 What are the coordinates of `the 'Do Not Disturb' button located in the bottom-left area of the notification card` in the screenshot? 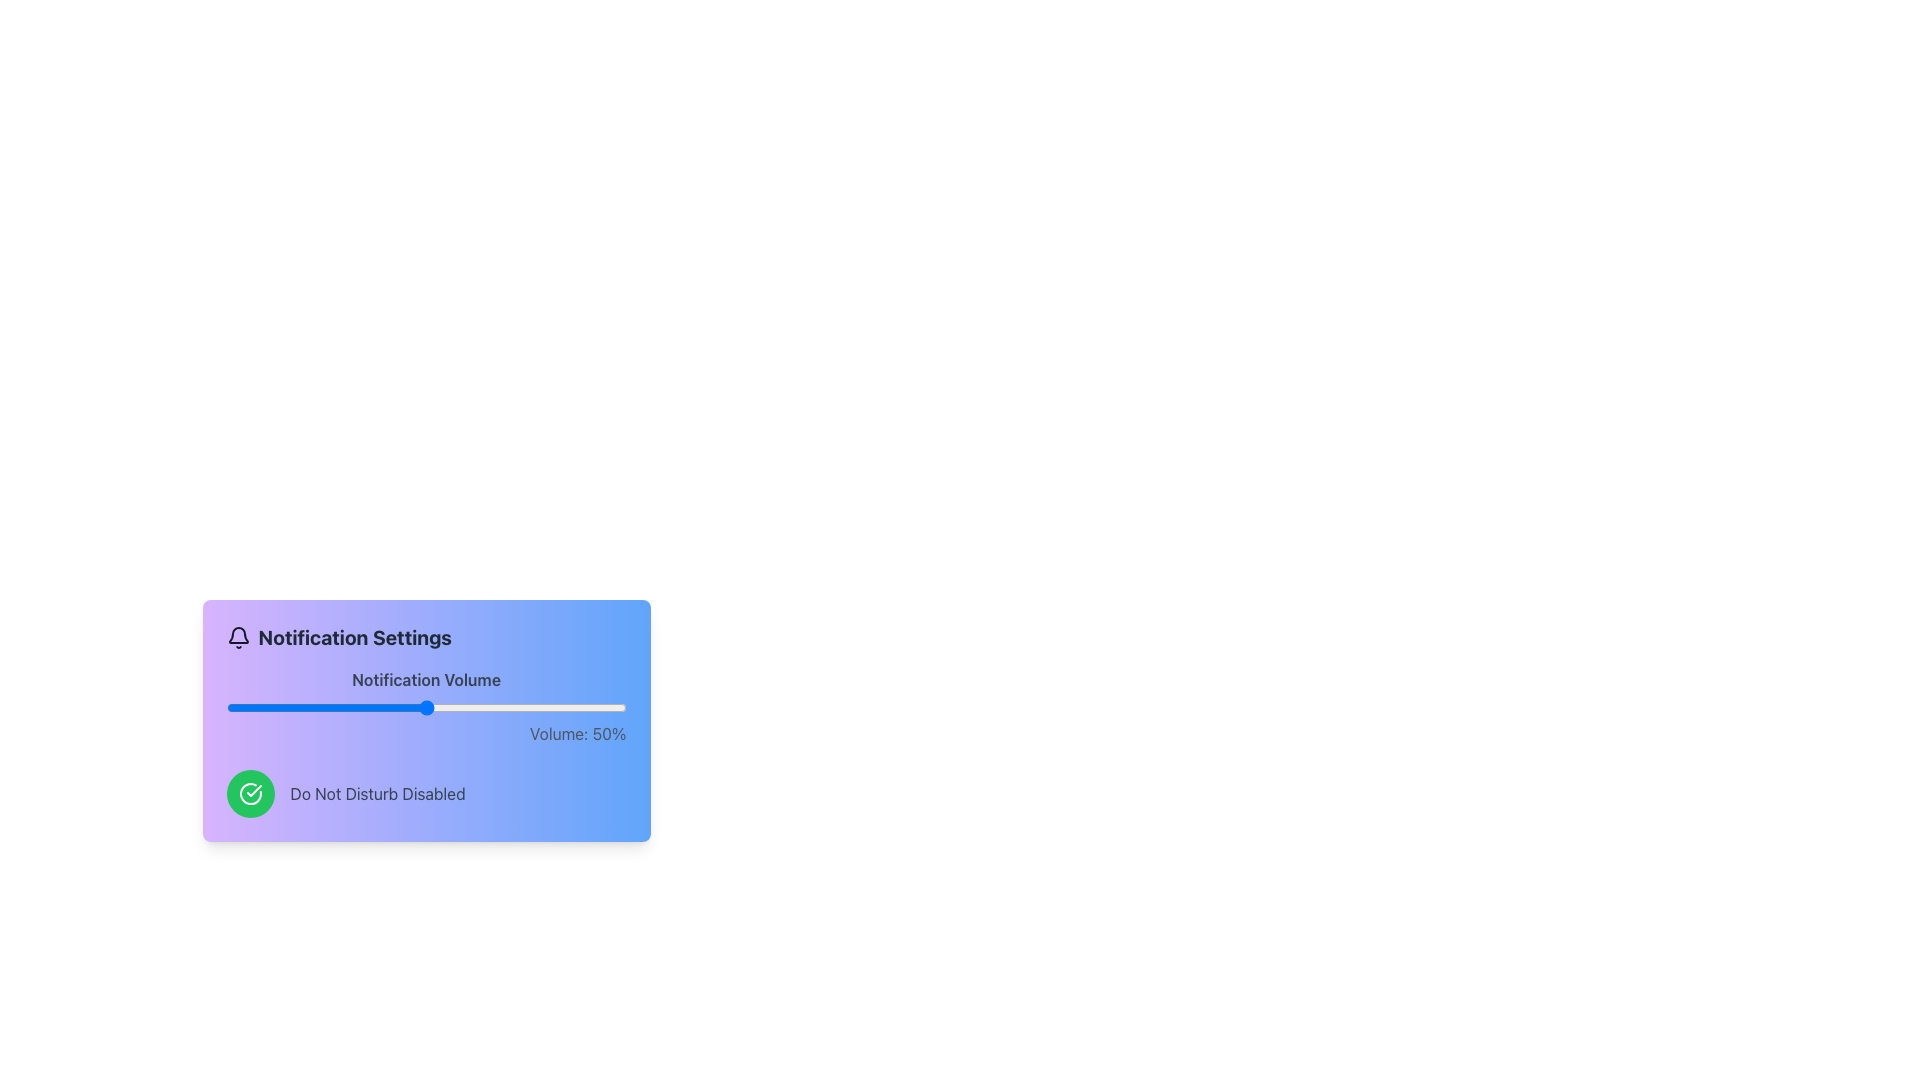 It's located at (249, 793).